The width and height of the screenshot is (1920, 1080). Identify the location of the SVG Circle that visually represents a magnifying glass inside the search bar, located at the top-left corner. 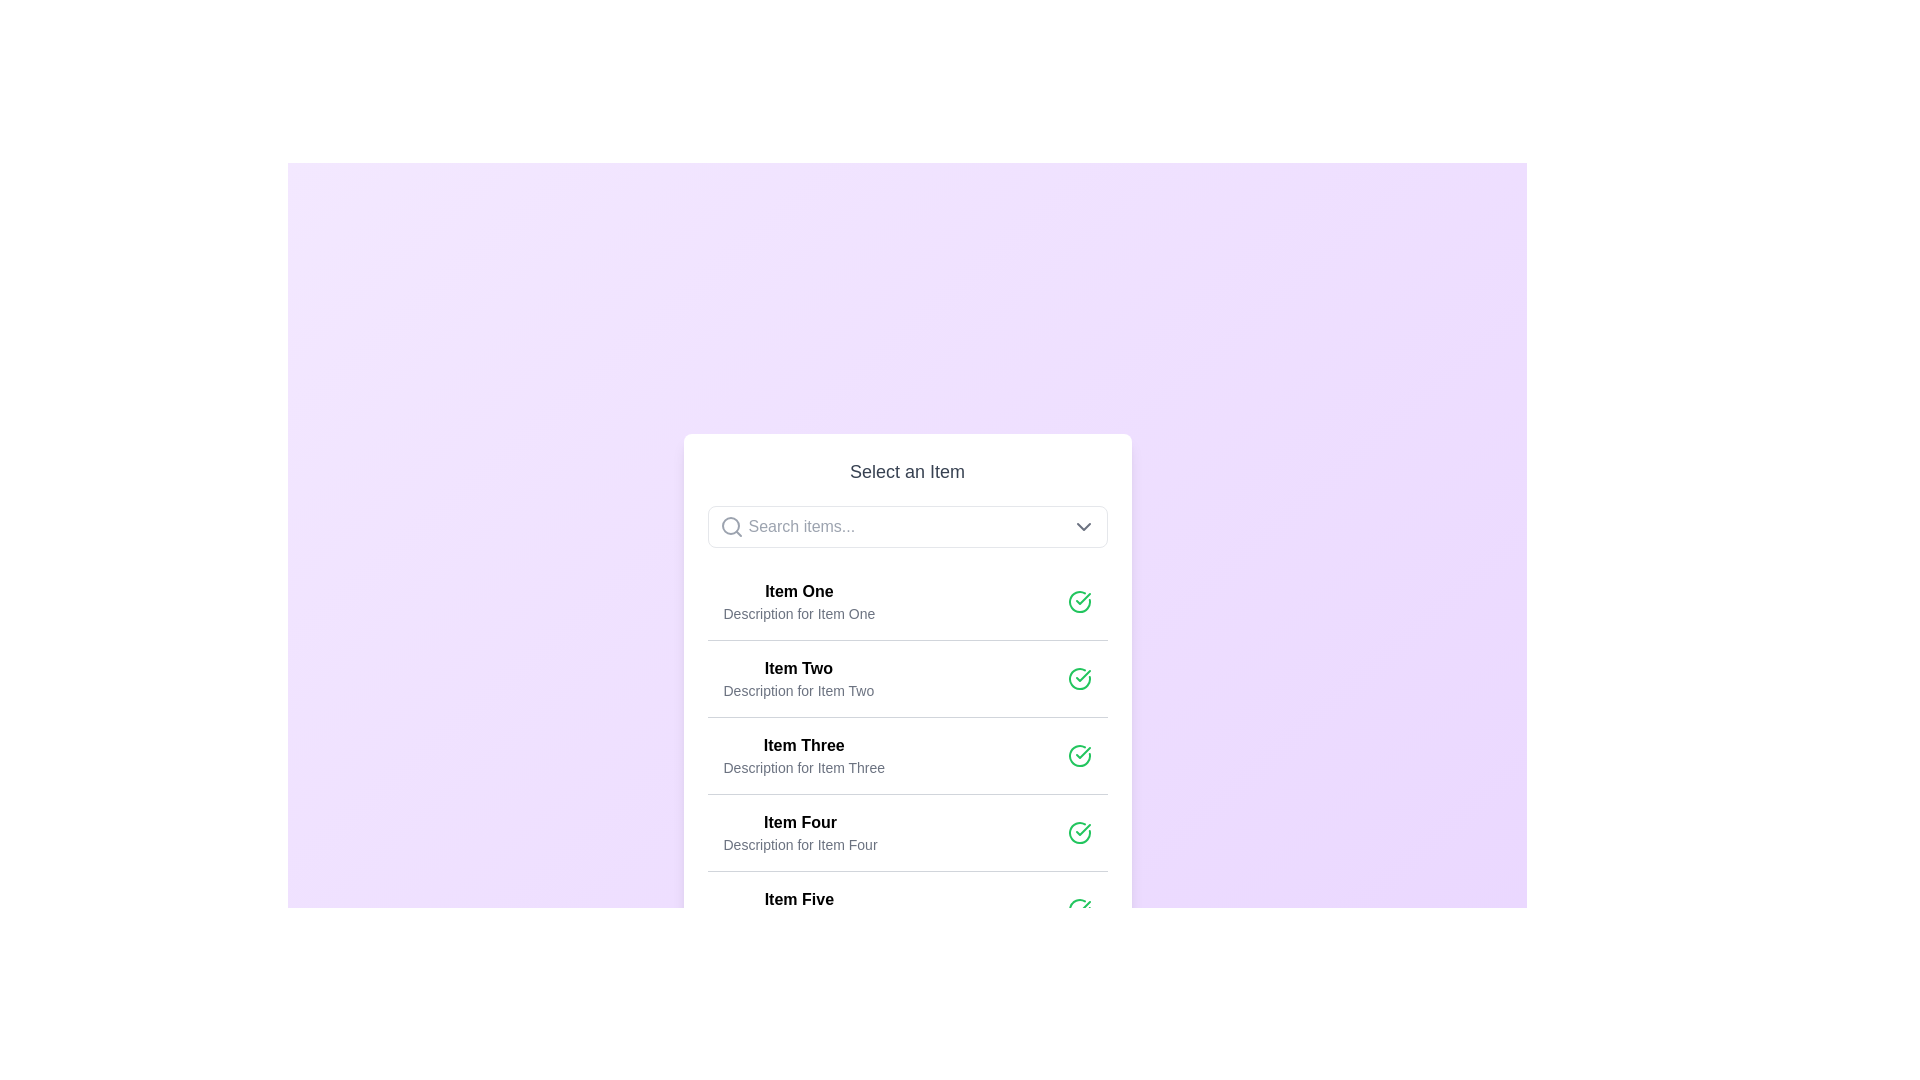
(729, 524).